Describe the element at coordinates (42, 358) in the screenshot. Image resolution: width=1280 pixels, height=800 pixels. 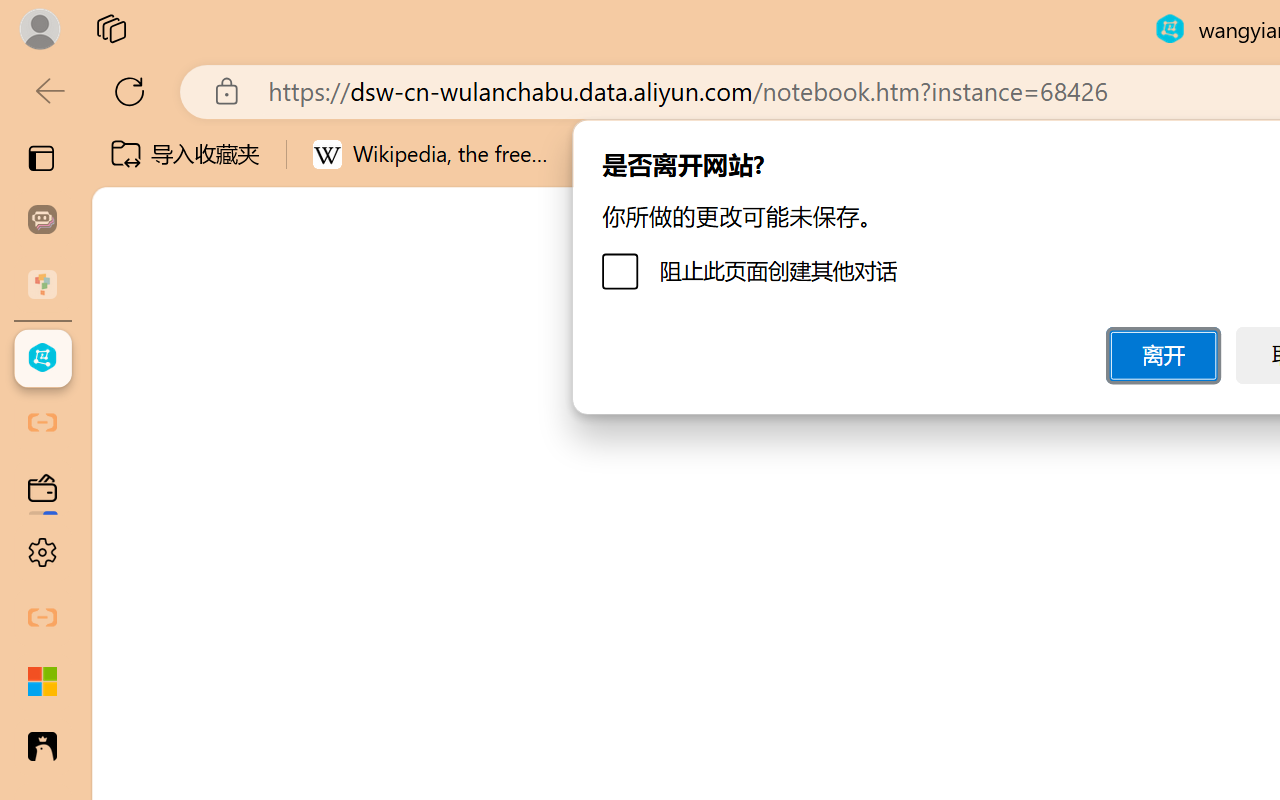
I see `'wangyian_dsw - DSW'` at that location.